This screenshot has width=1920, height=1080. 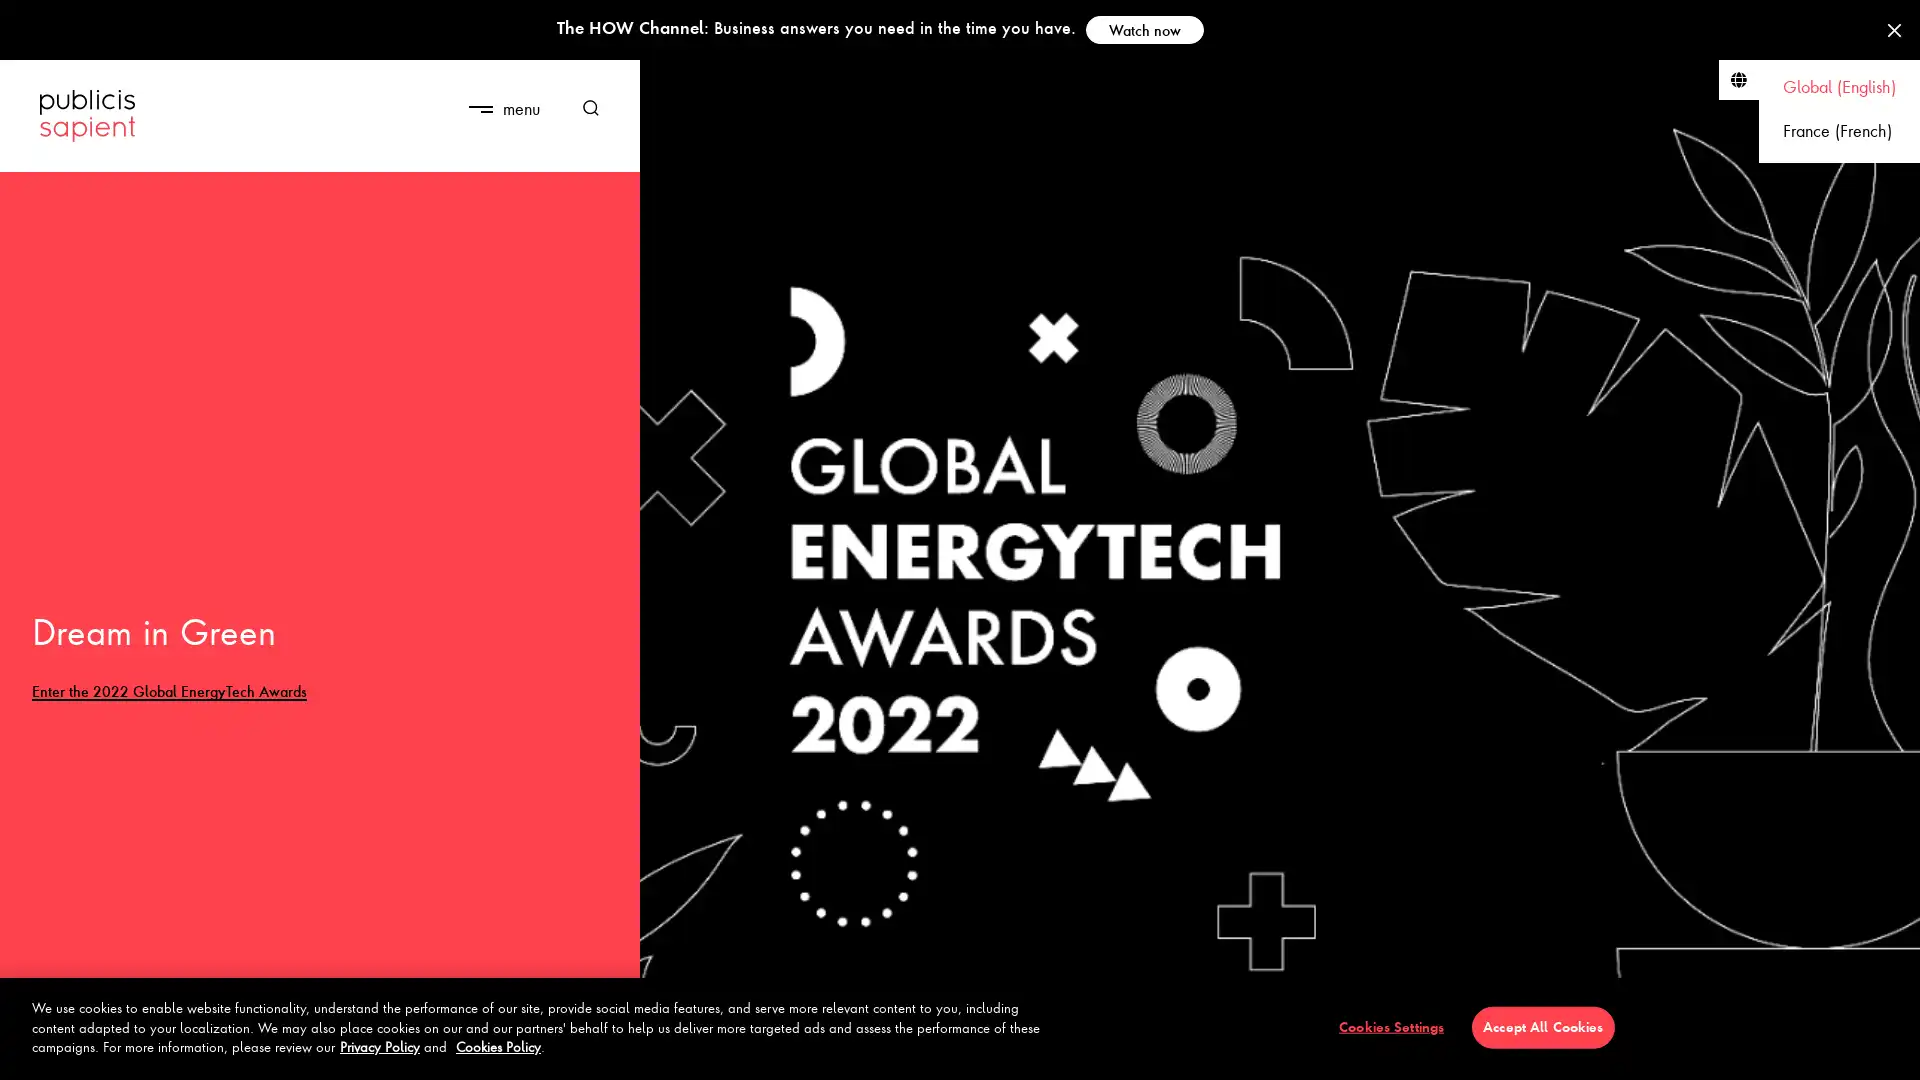 What do you see at coordinates (148, 1052) in the screenshot?
I see `Display Slide 4` at bounding box center [148, 1052].